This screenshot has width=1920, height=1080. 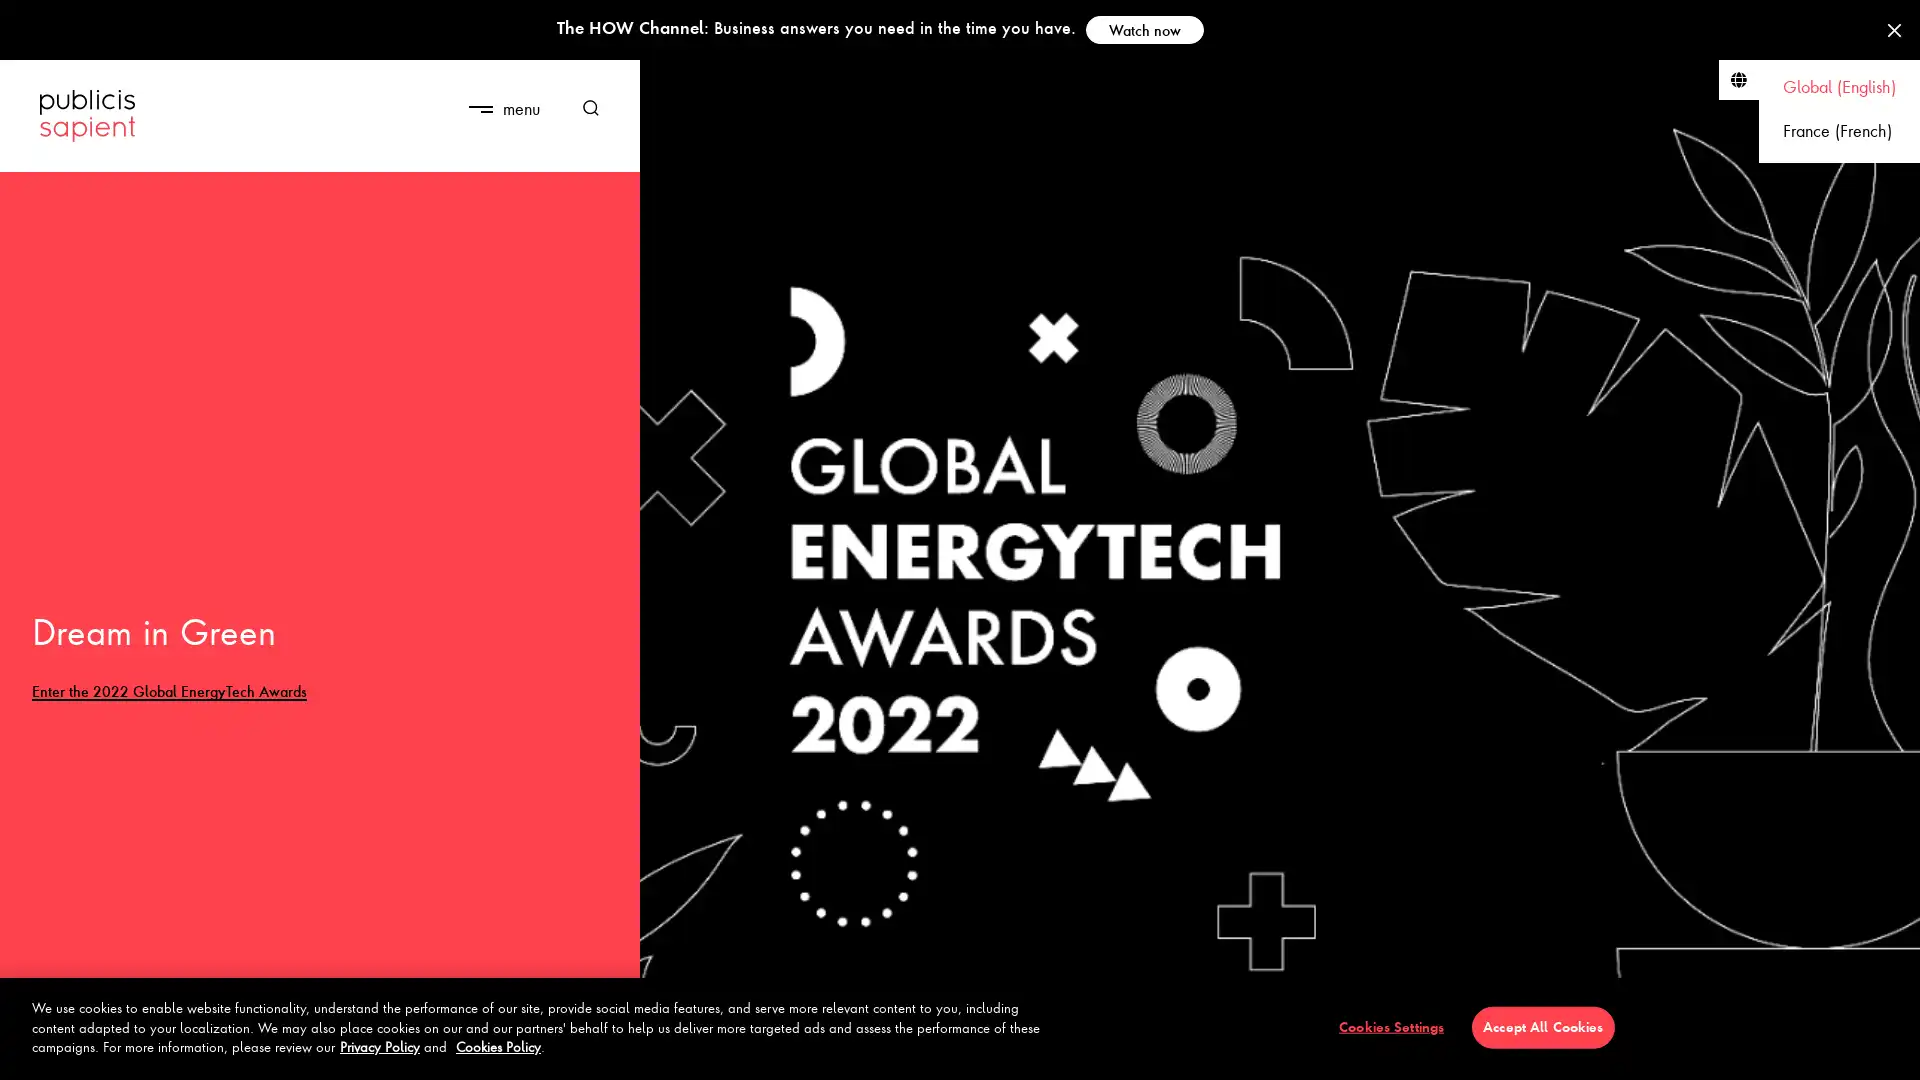 What do you see at coordinates (148, 1052) in the screenshot?
I see `Display Slide 4` at bounding box center [148, 1052].